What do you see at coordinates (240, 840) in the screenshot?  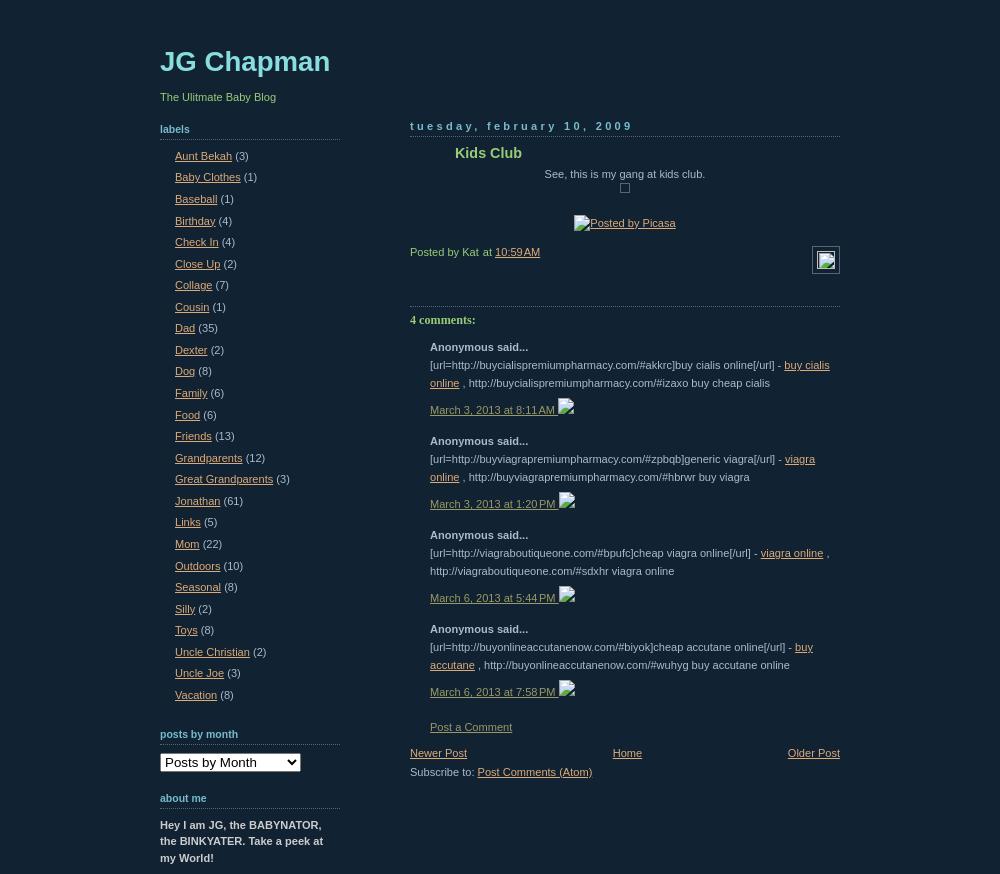 I see `'Hey I am JG, the BABYNATOR, the BINKYATER. Take a peek at my World!'` at bounding box center [240, 840].